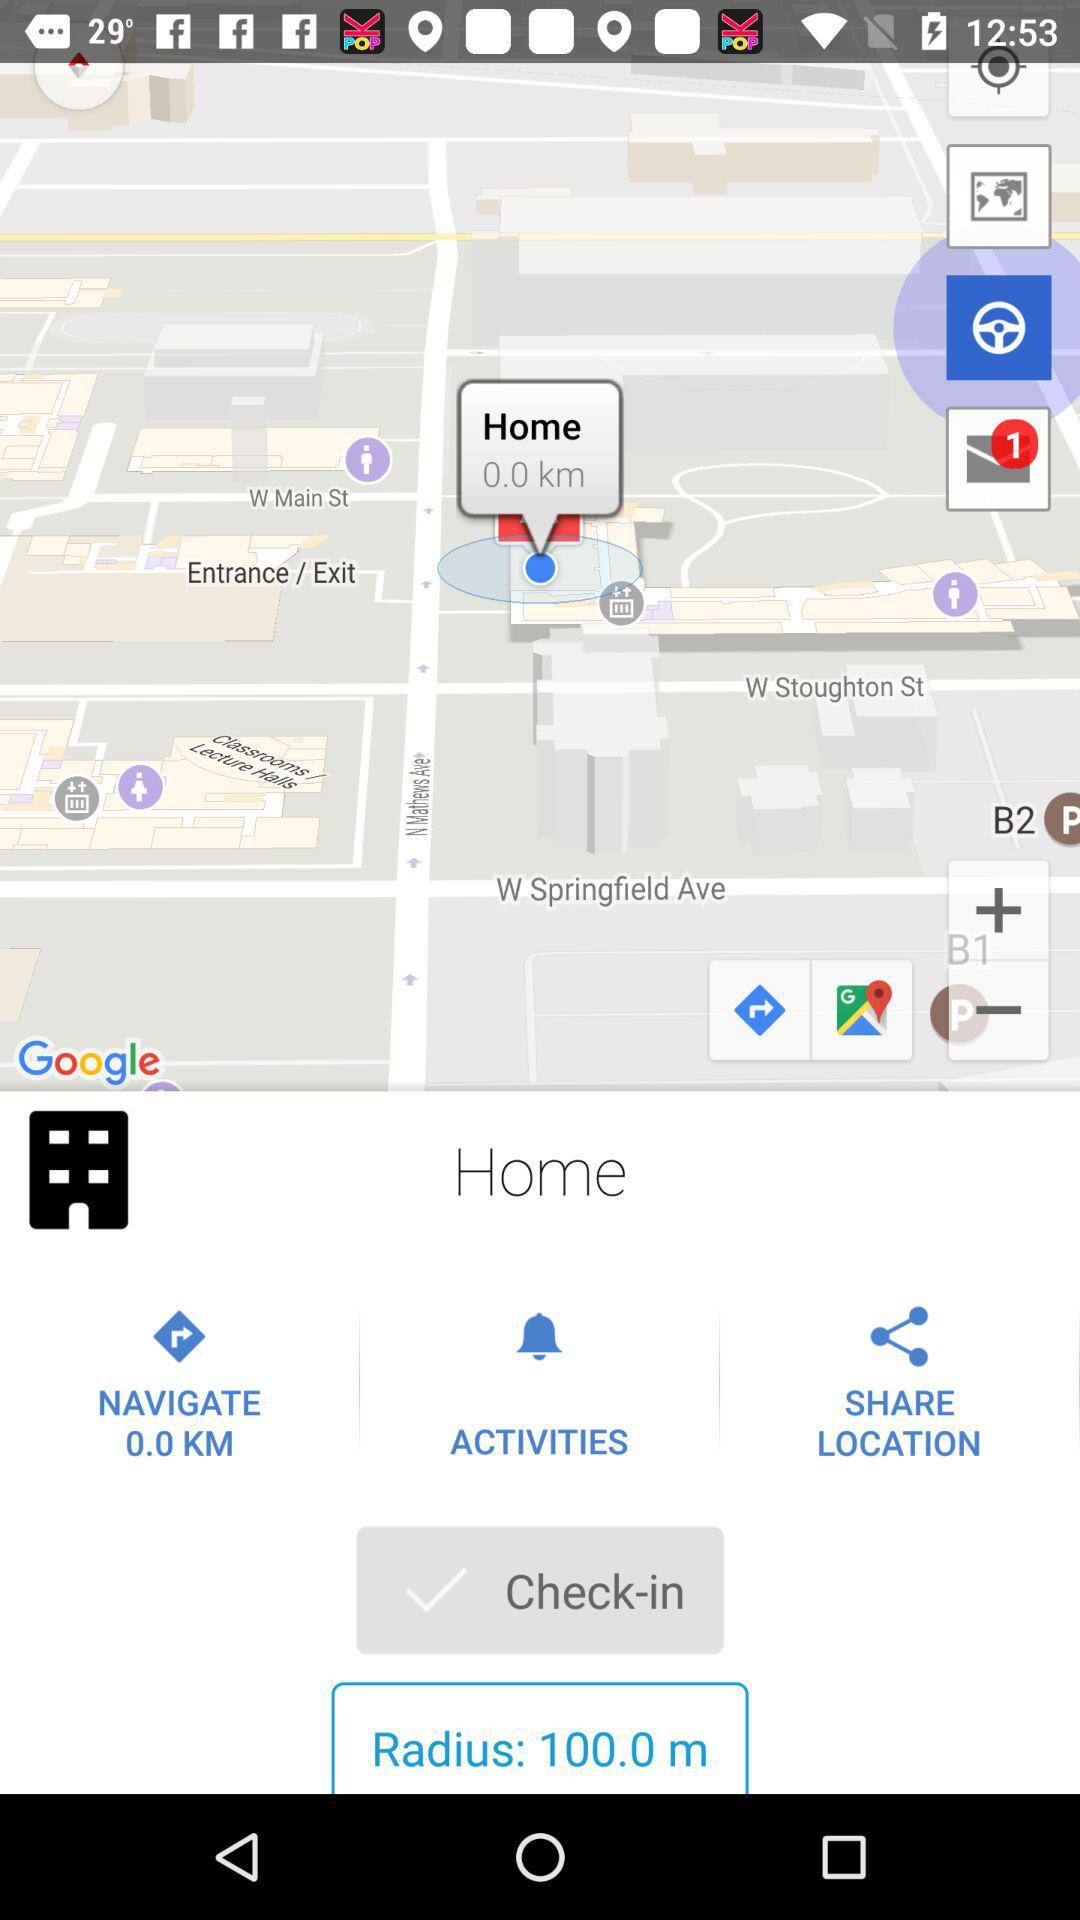 The width and height of the screenshot is (1080, 1920). I want to click on the location_crosshair icon, so click(998, 67).